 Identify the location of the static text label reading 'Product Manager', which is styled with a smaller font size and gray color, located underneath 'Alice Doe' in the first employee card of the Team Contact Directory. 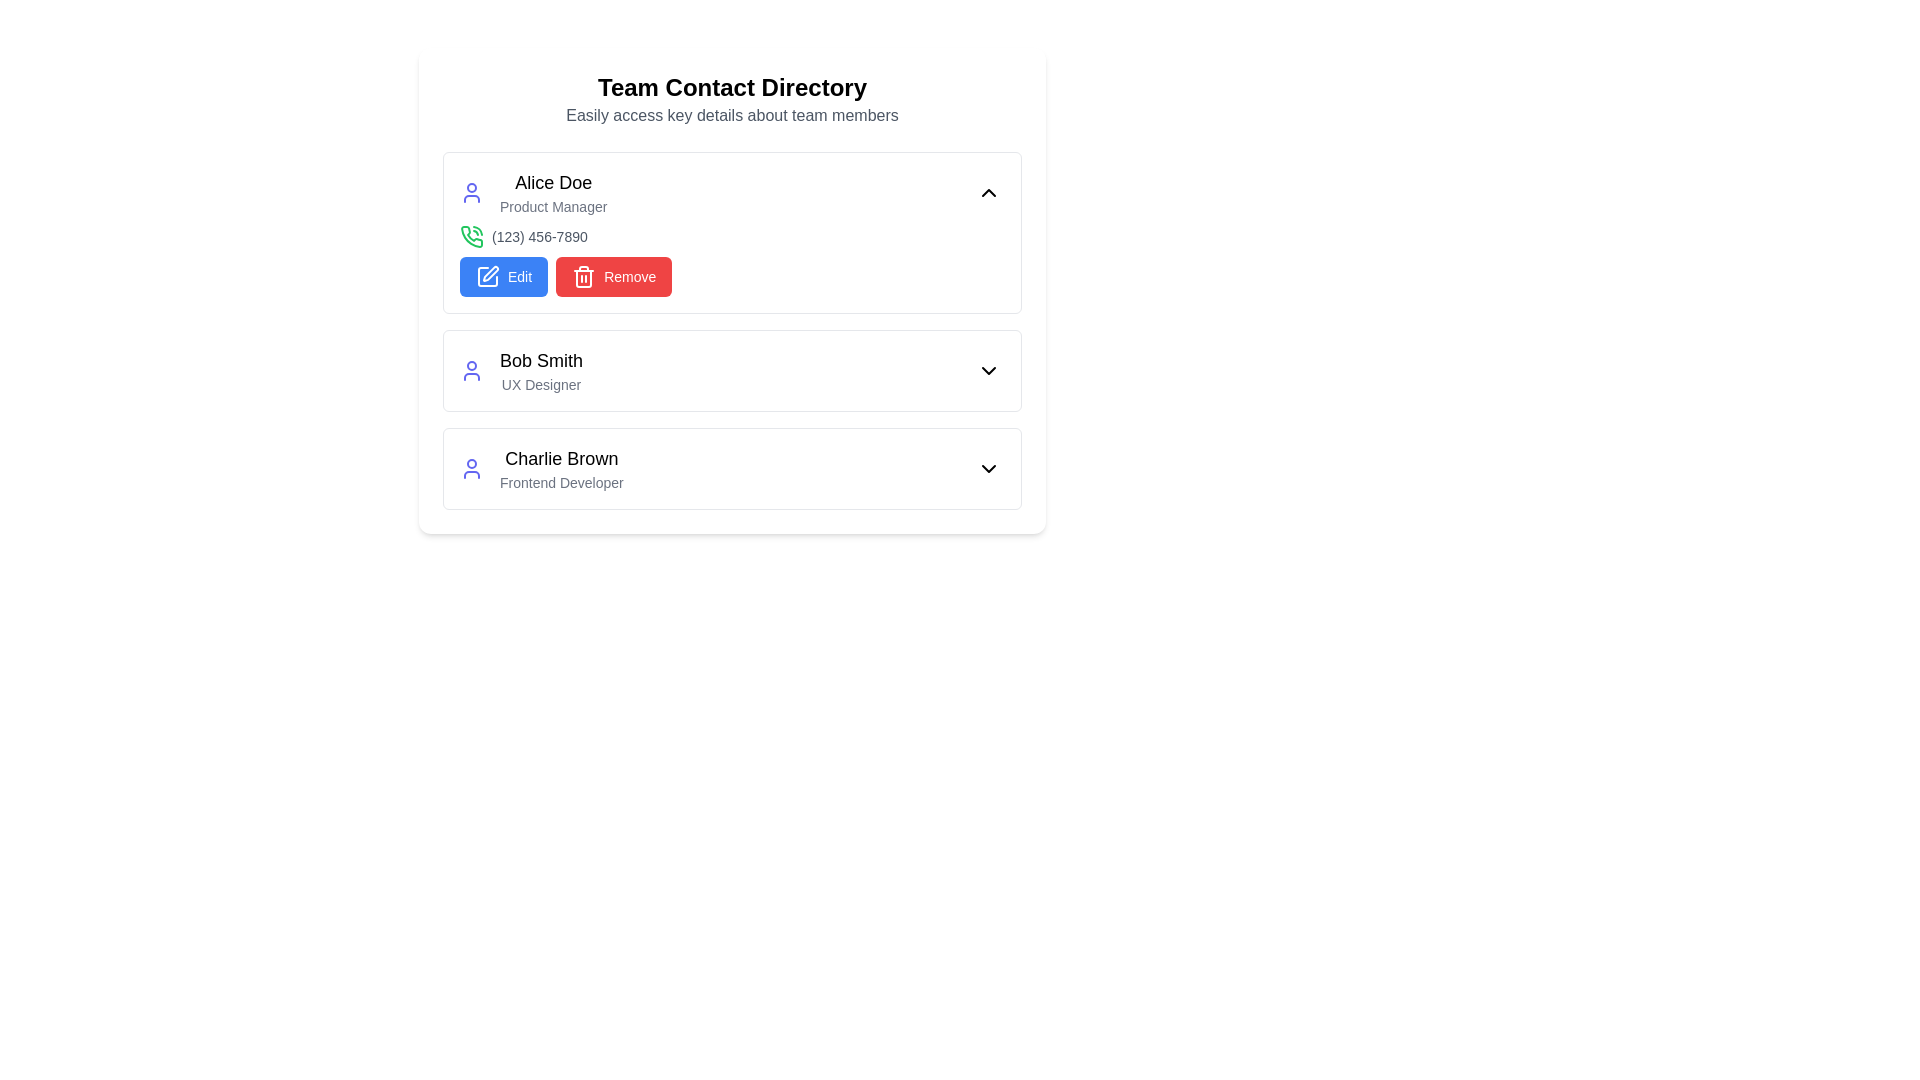
(553, 207).